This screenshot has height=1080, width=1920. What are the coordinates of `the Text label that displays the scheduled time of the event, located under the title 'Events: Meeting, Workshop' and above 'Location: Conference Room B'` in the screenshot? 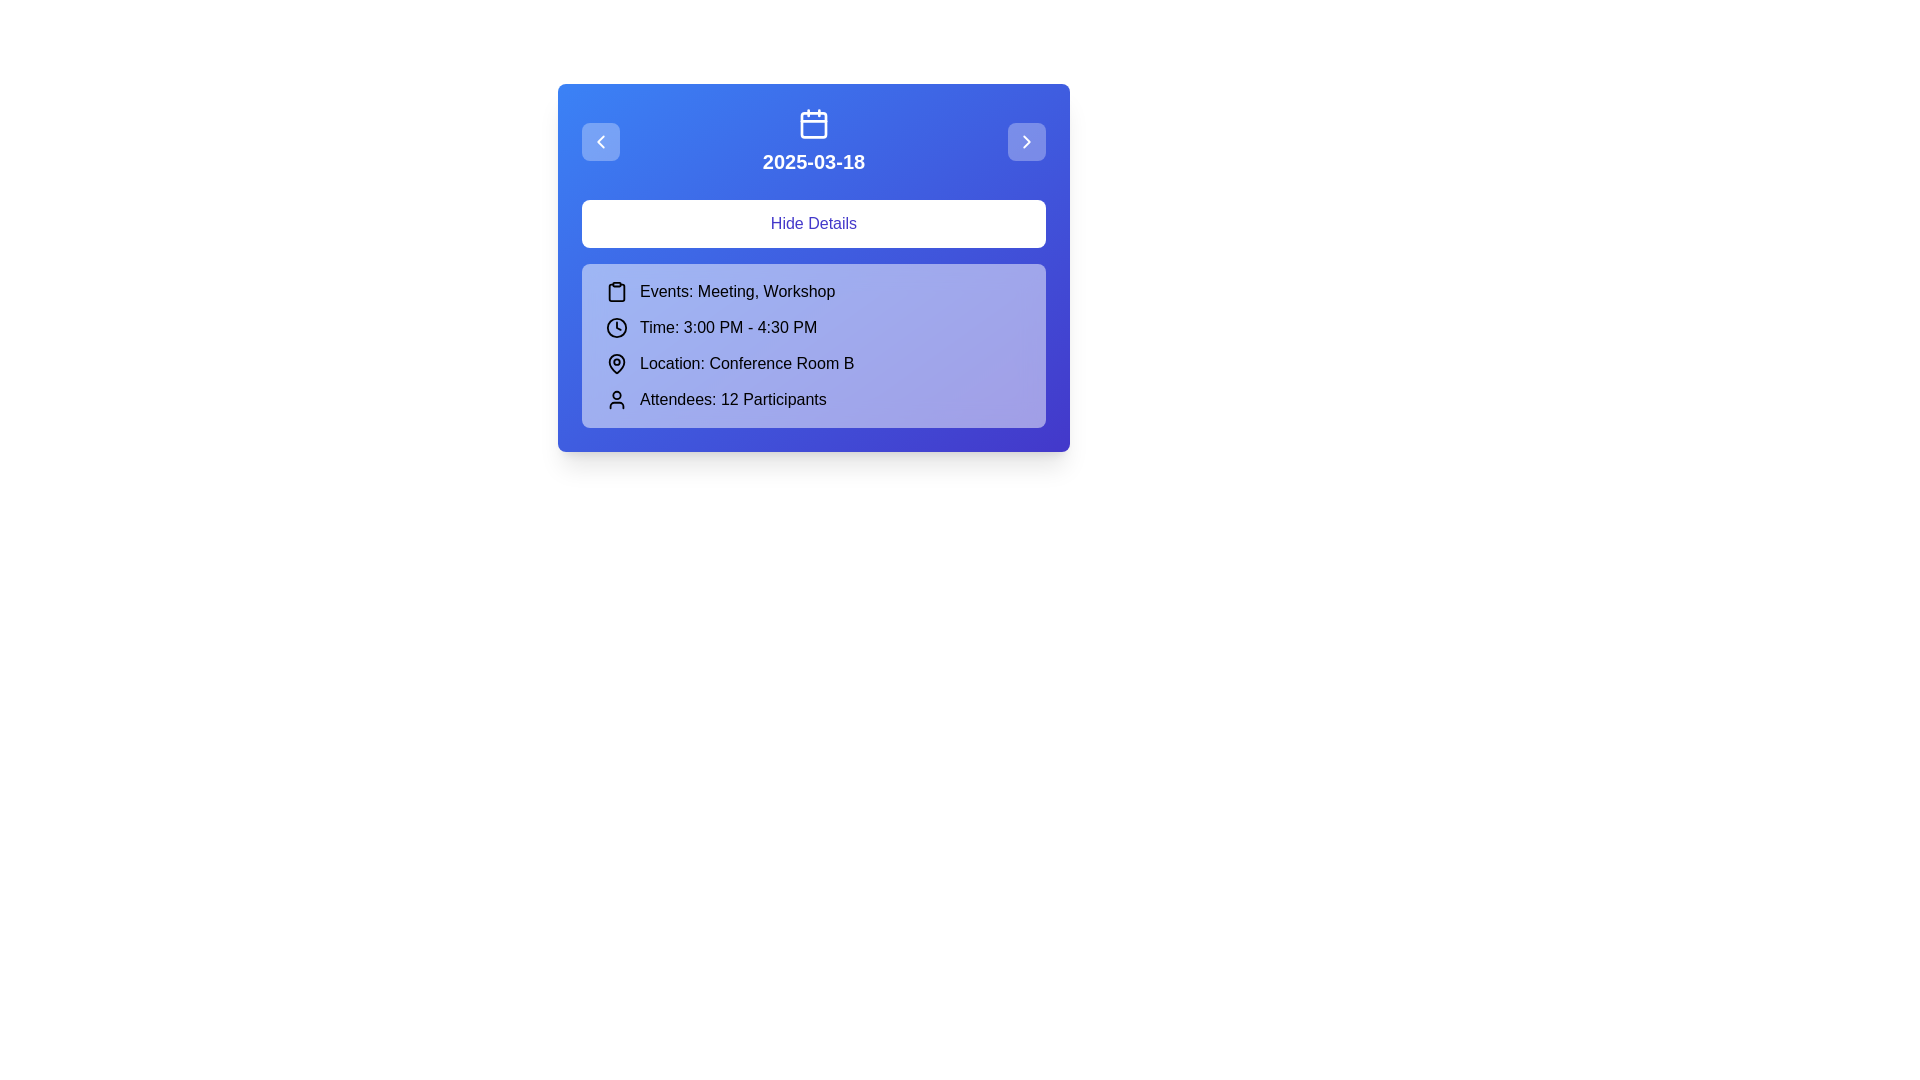 It's located at (727, 326).